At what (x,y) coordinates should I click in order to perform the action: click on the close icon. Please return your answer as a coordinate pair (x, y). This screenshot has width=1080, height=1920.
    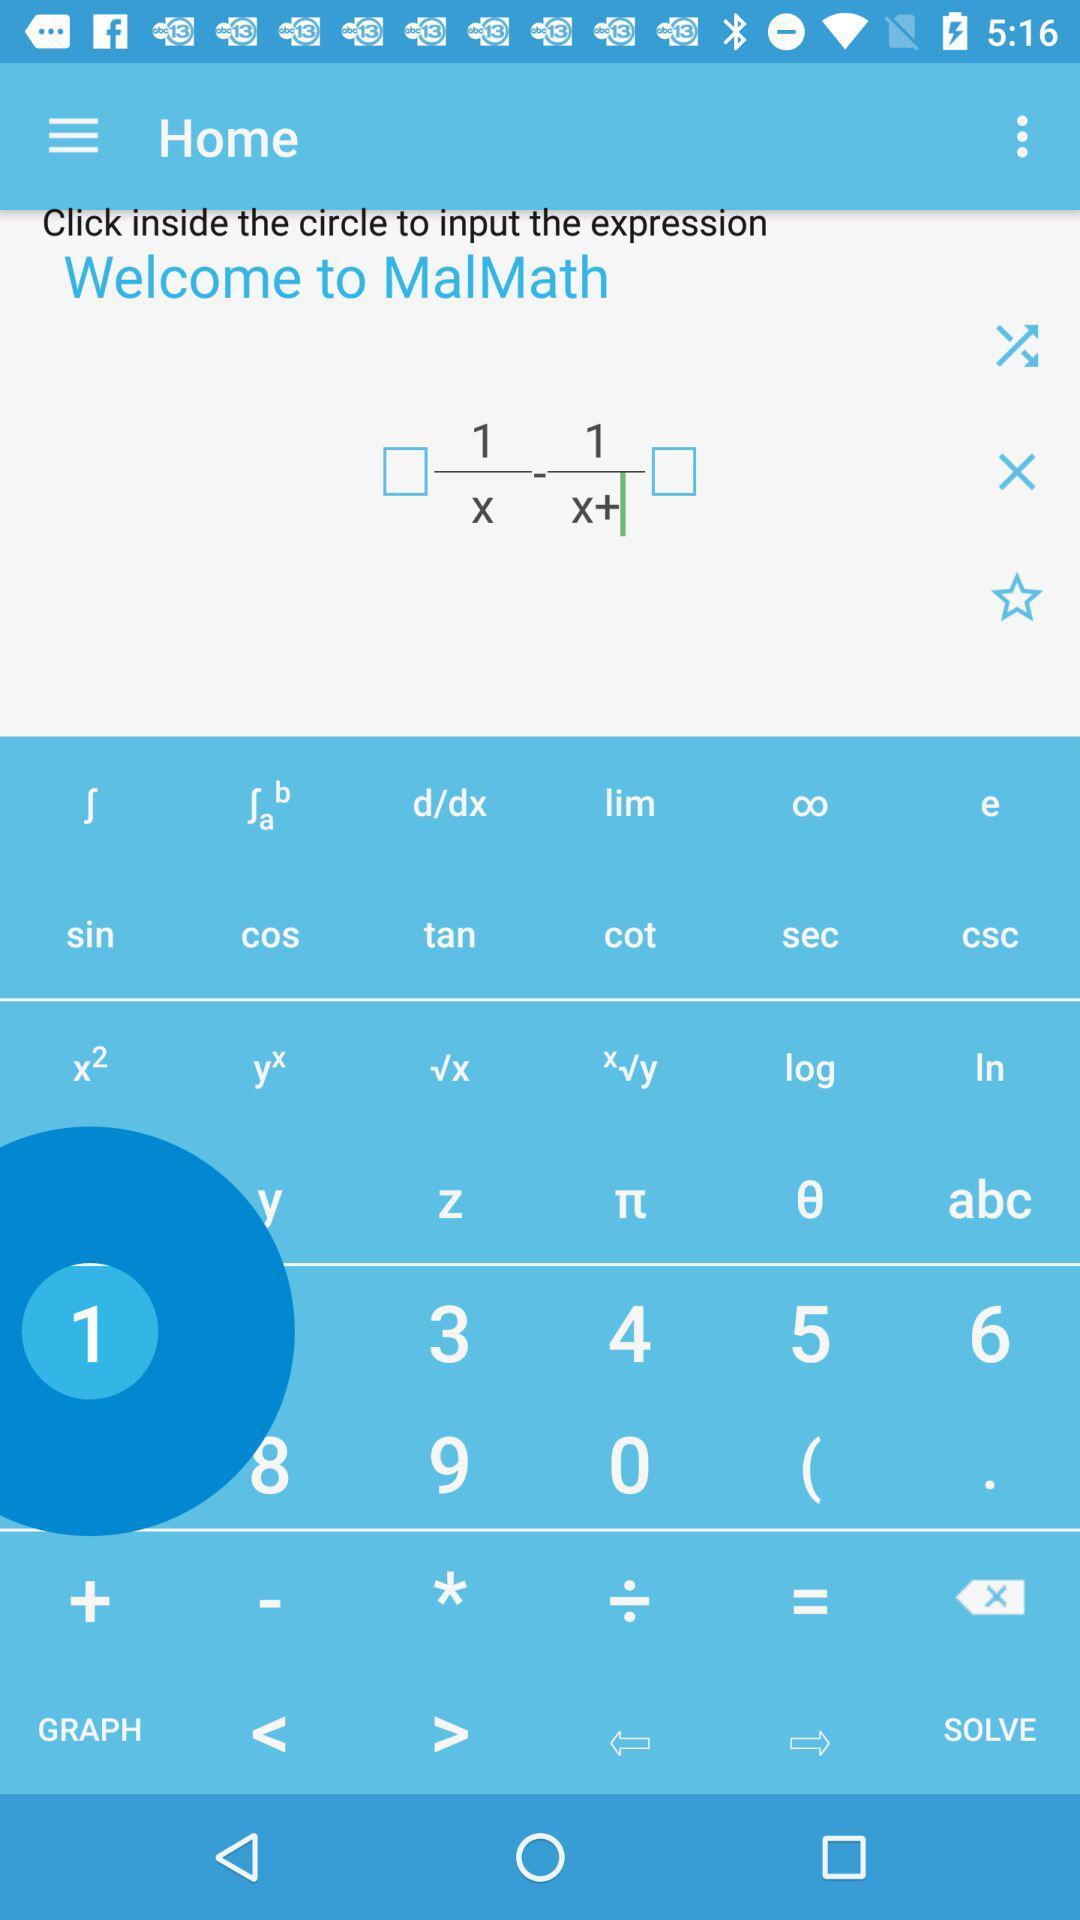
    Looking at the image, I should click on (1017, 345).